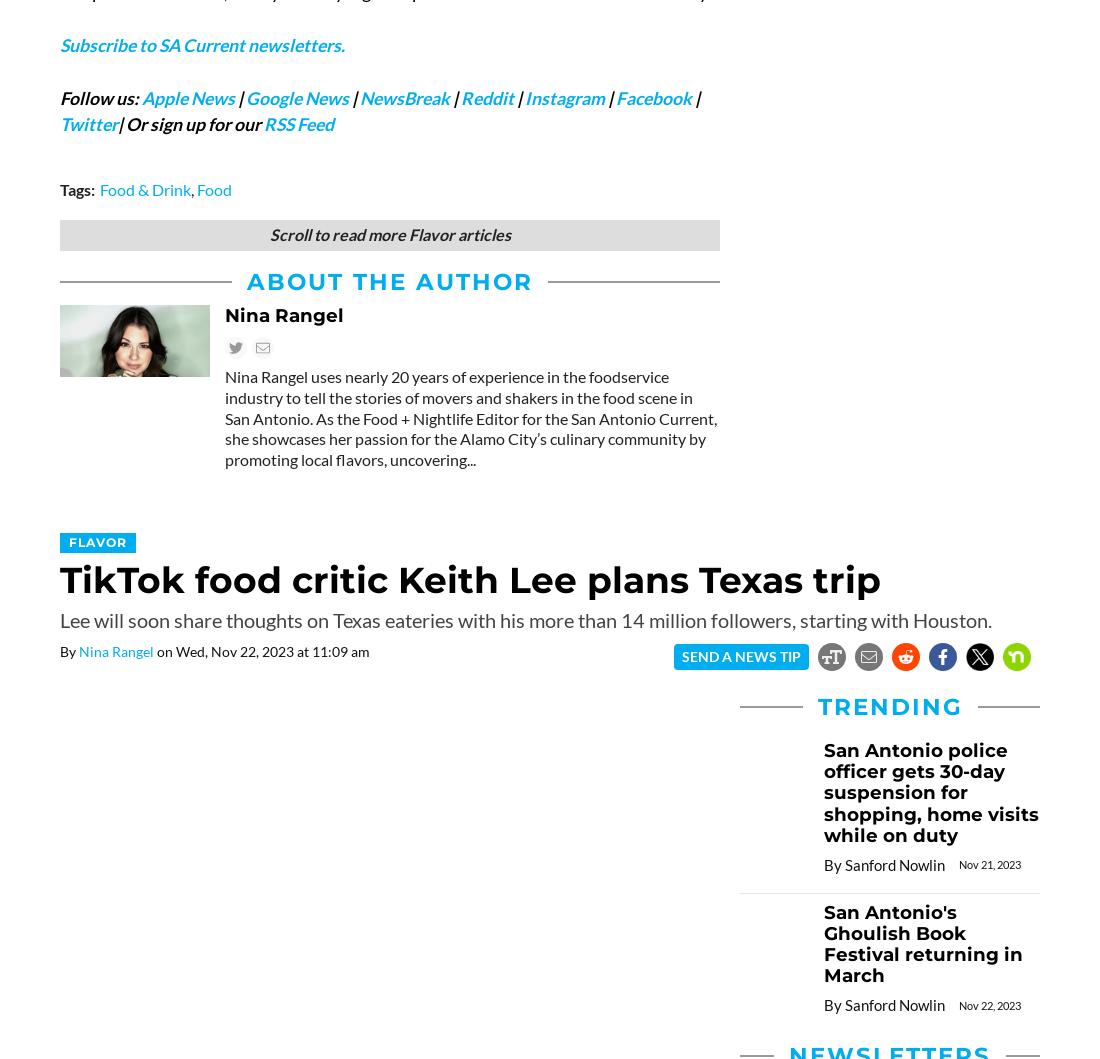 This screenshot has width=1100, height=1059. What do you see at coordinates (58, 579) in the screenshot?
I see `'TikTok food critic Keith Lee plans Texas trip'` at bounding box center [58, 579].